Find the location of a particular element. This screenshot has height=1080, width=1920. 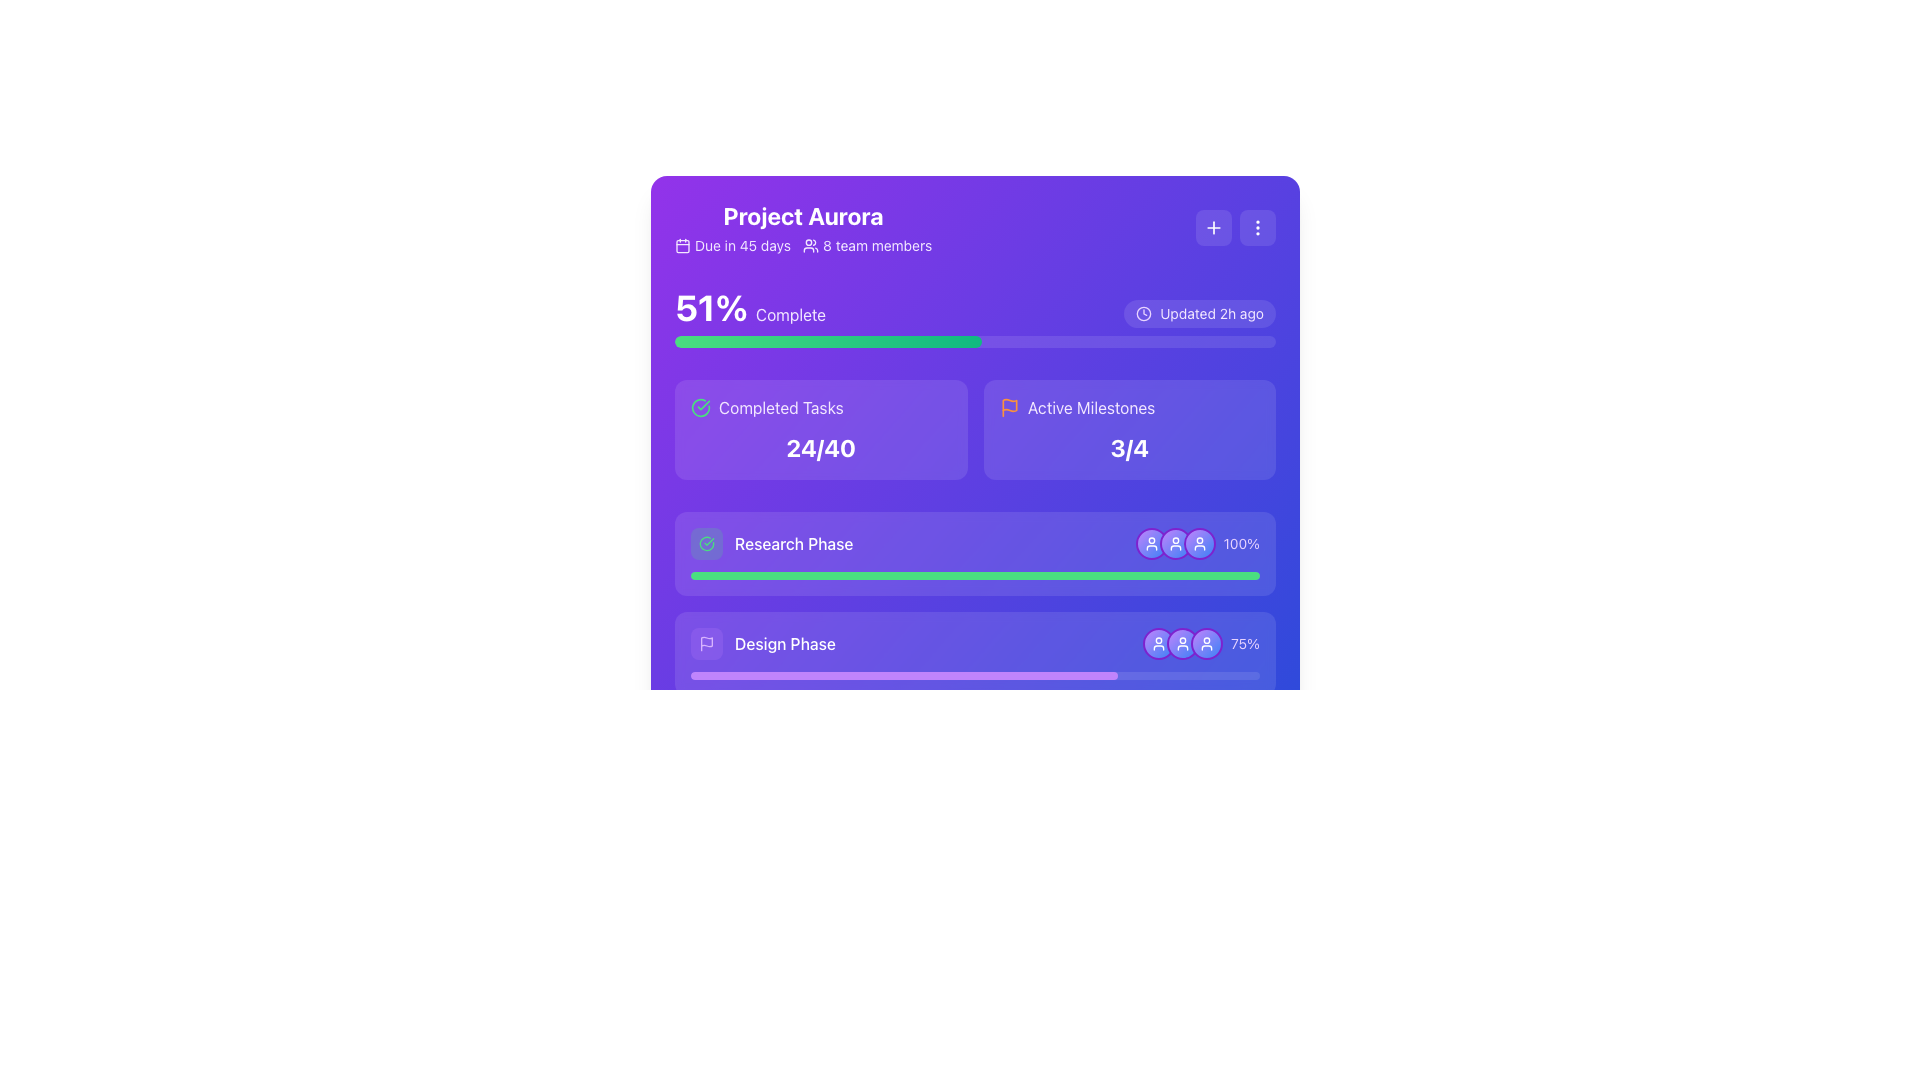

the user avatar representing a team member in the 'Design Phase' section, located to the right of the '75%' progress bar is located at coordinates (1182, 644).